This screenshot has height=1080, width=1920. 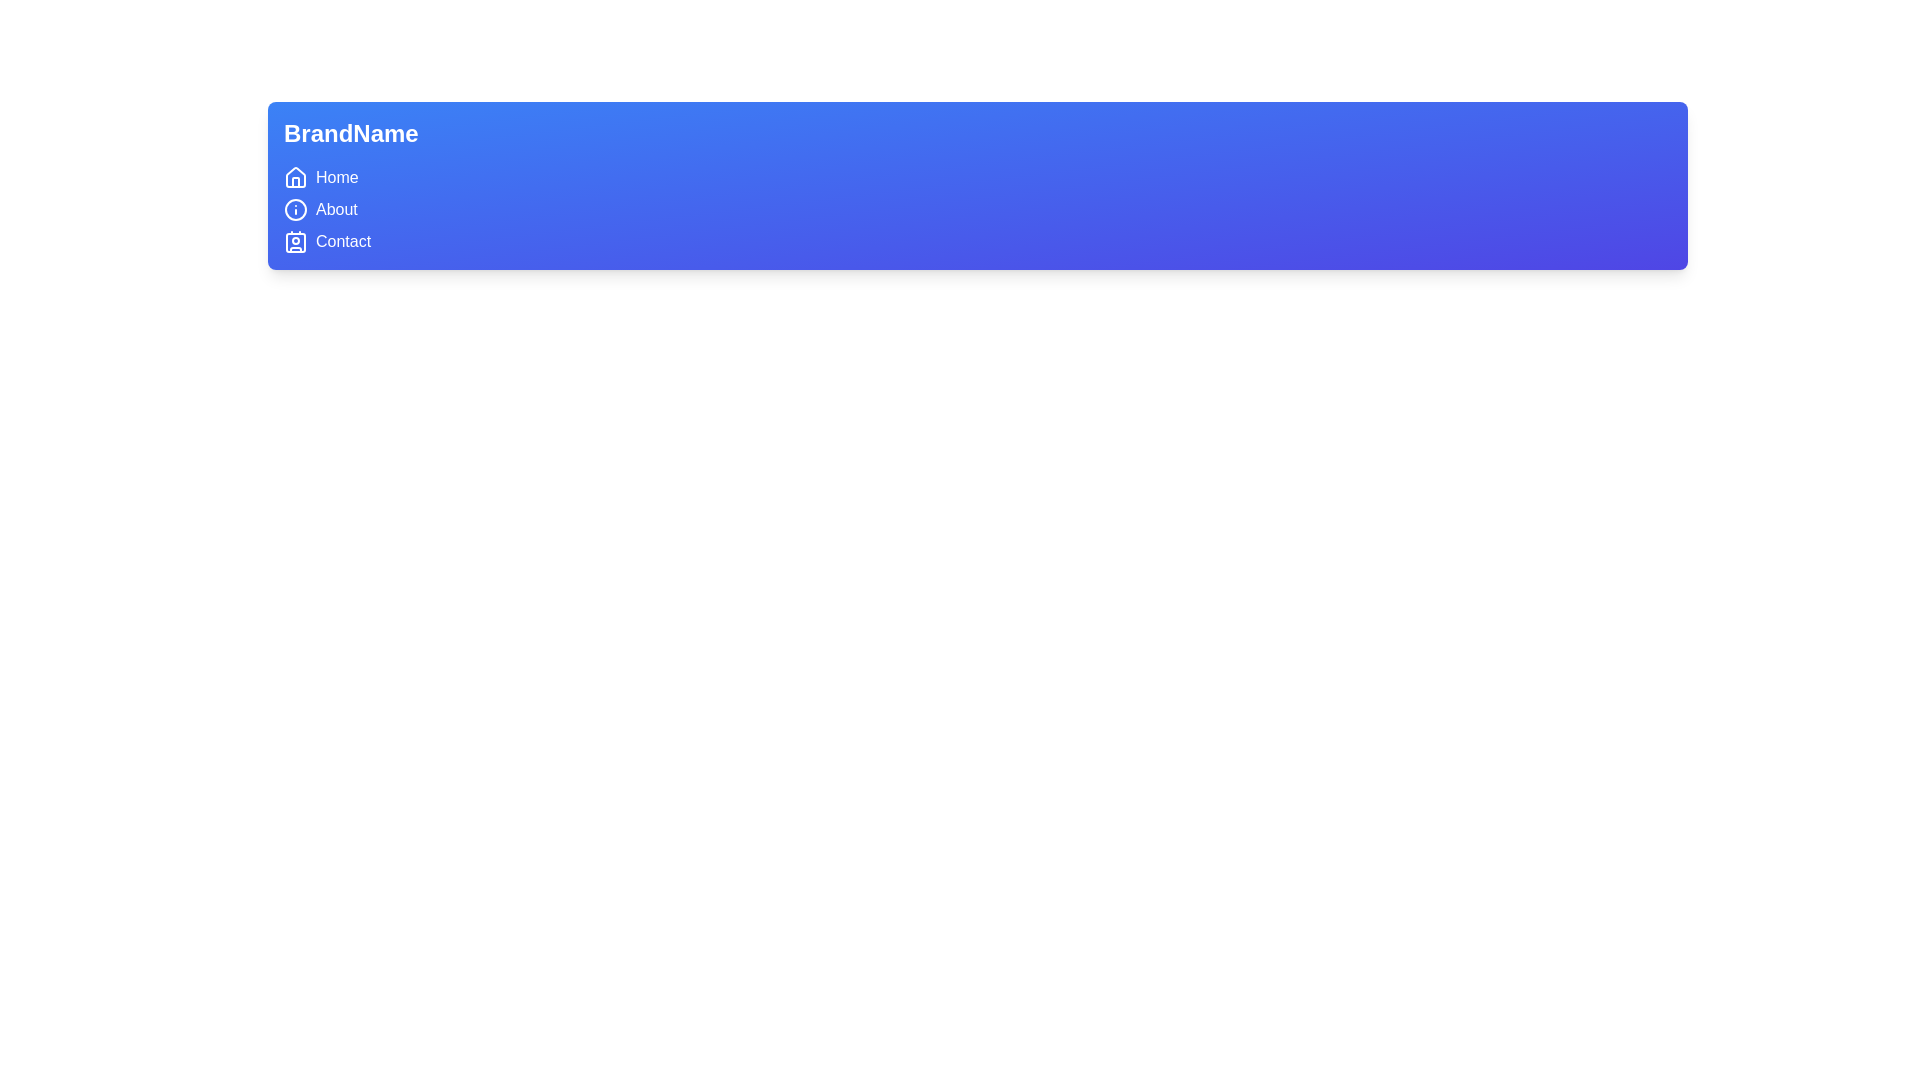 What do you see at coordinates (295, 241) in the screenshot?
I see `the contact card icon in the sidebar menu, which is styled as an outline drawing with a circular avatar area and is the third icon below the 'About' icon` at bounding box center [295, 241].